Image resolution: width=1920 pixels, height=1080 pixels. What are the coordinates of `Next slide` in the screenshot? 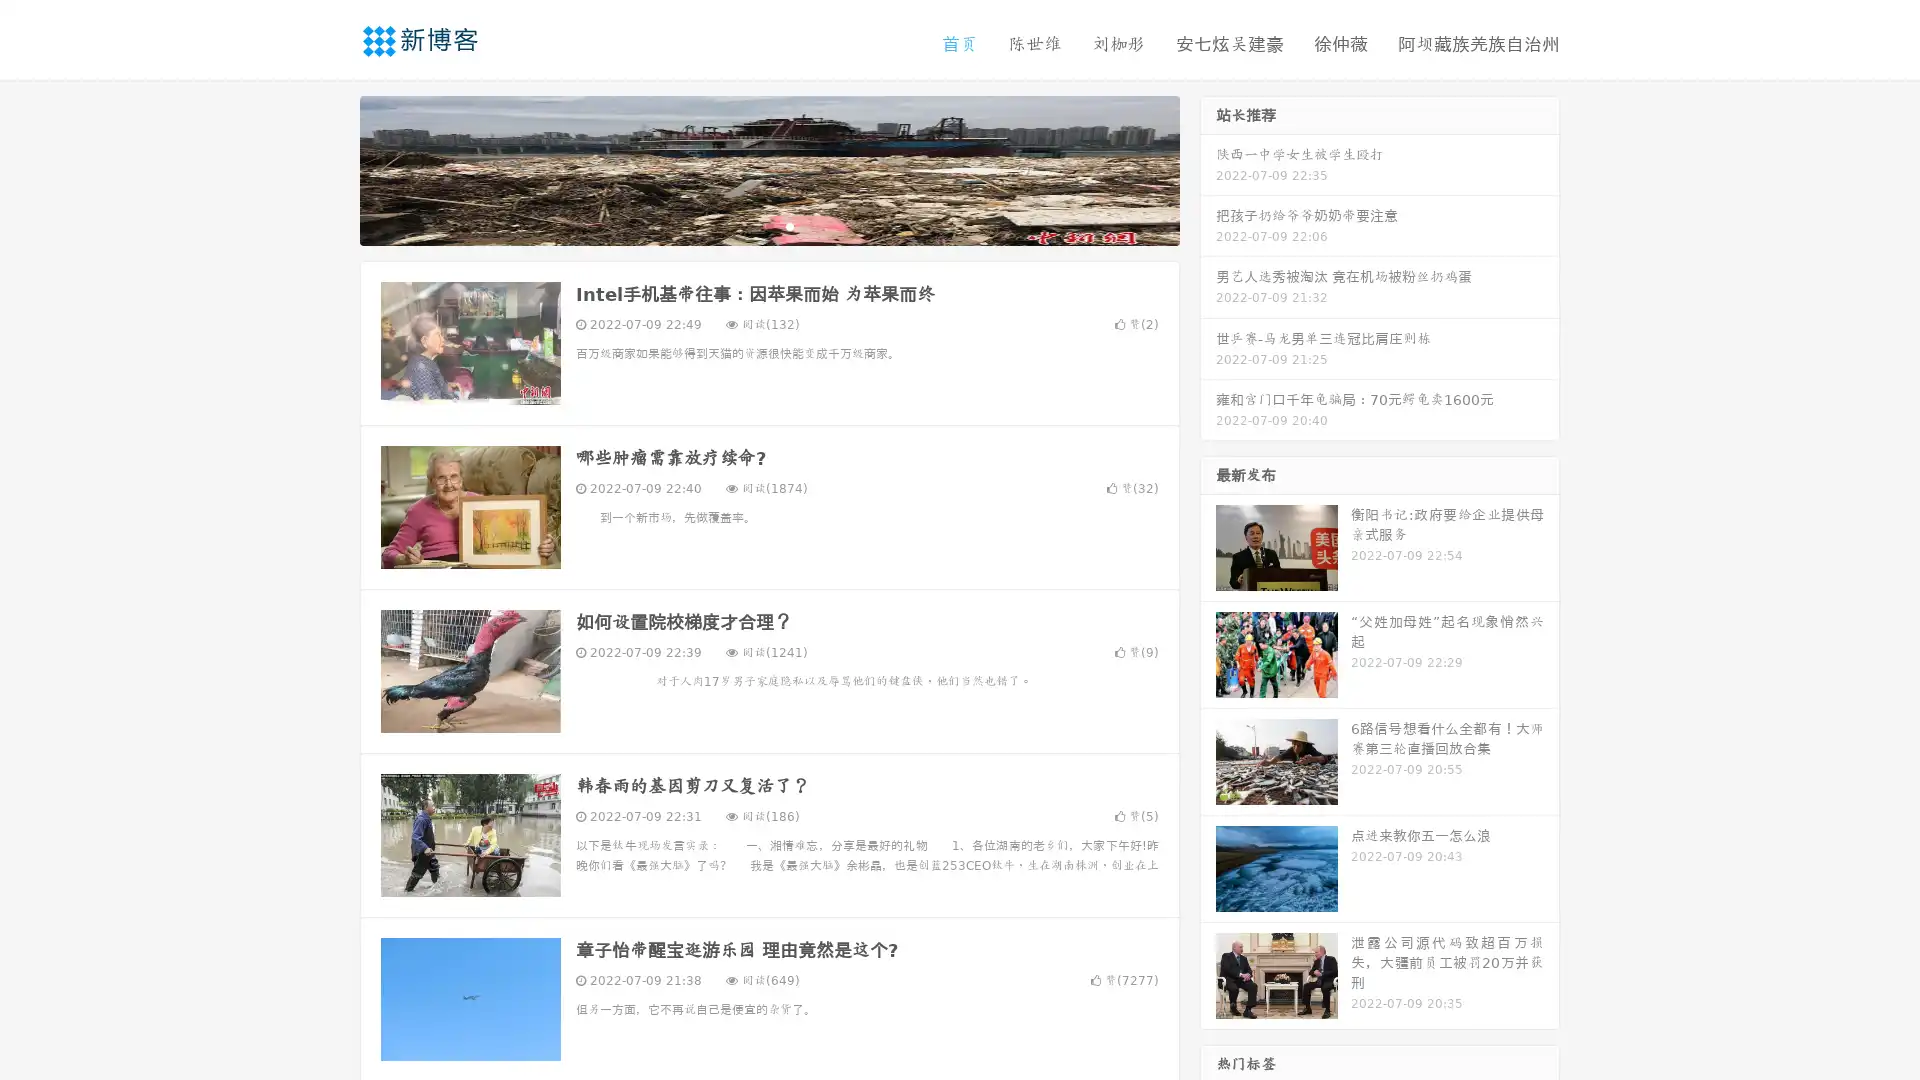 It's located at (1208, 168).